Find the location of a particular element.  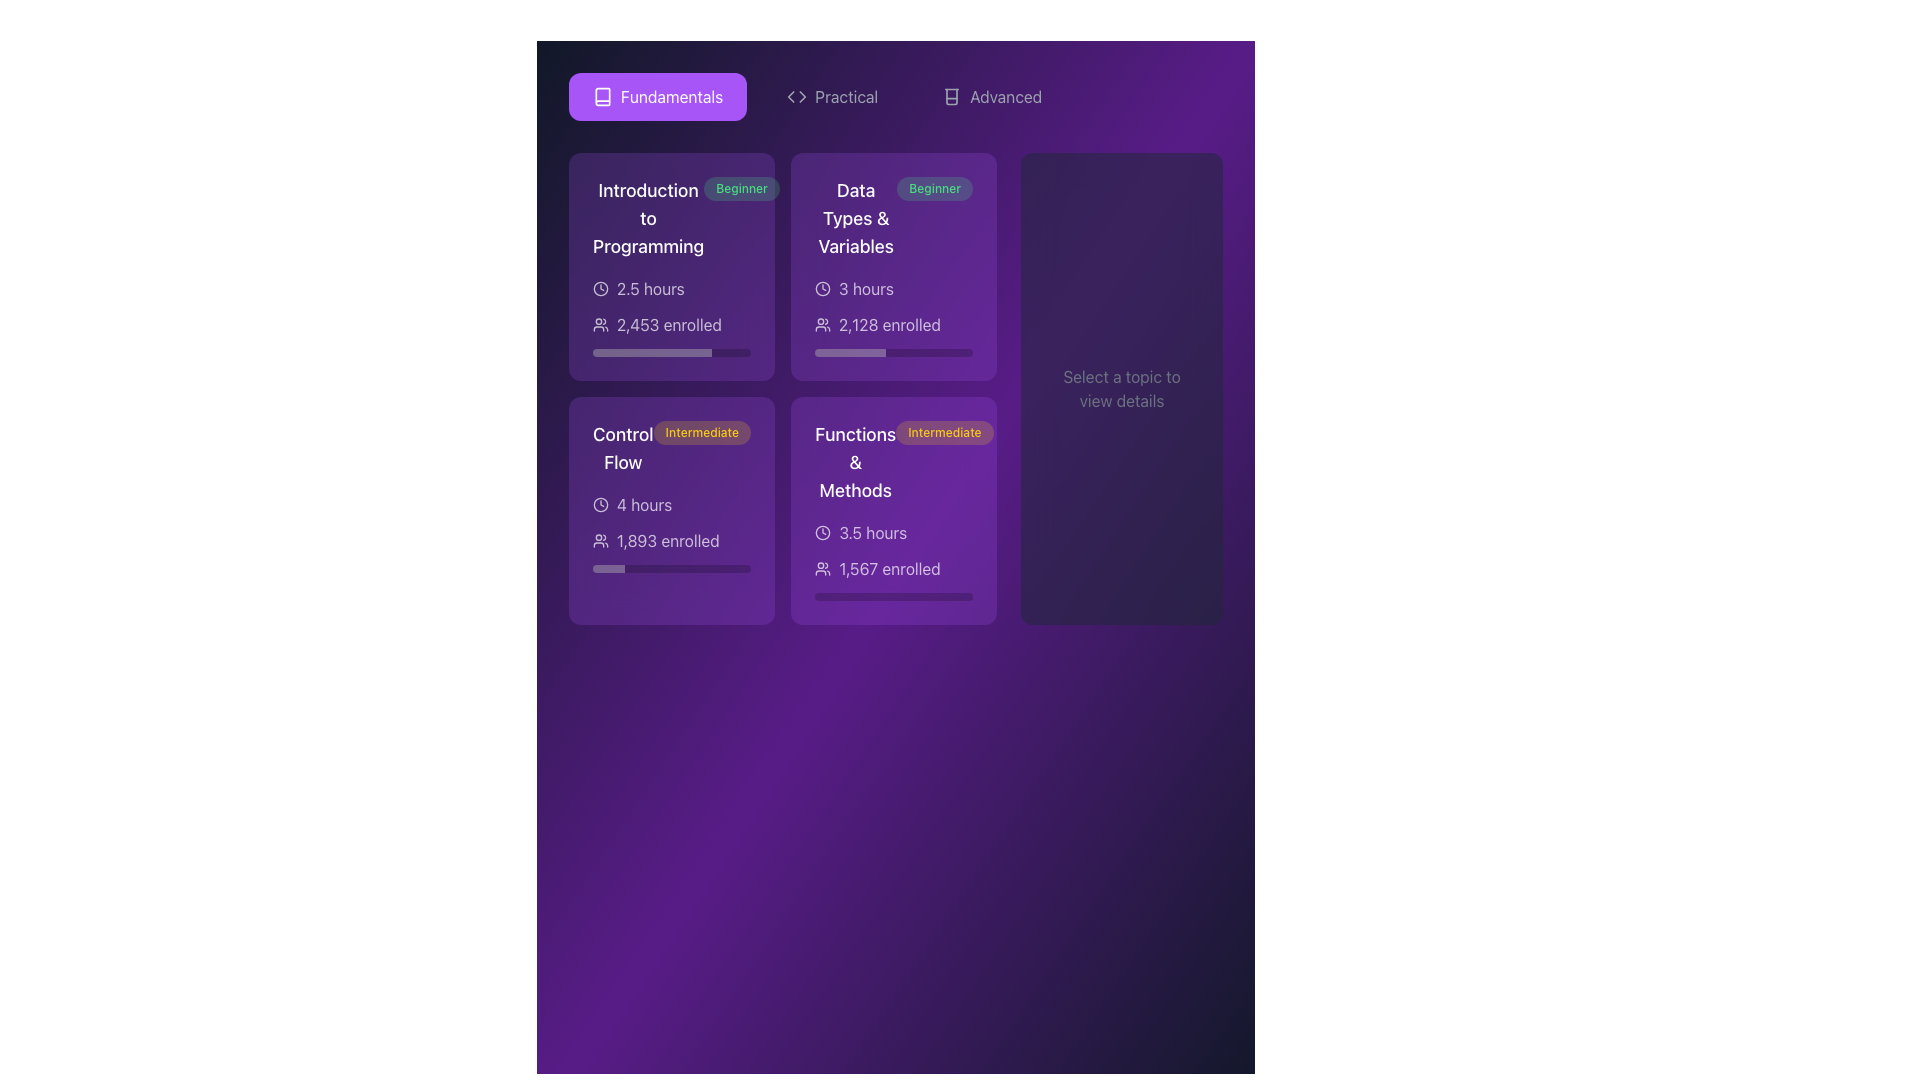

enrollment count displayed in the second line of text under the 'Data Types & Variables' course card, which shows how many people are enrolled in the course is located at coordinates (888, 323).